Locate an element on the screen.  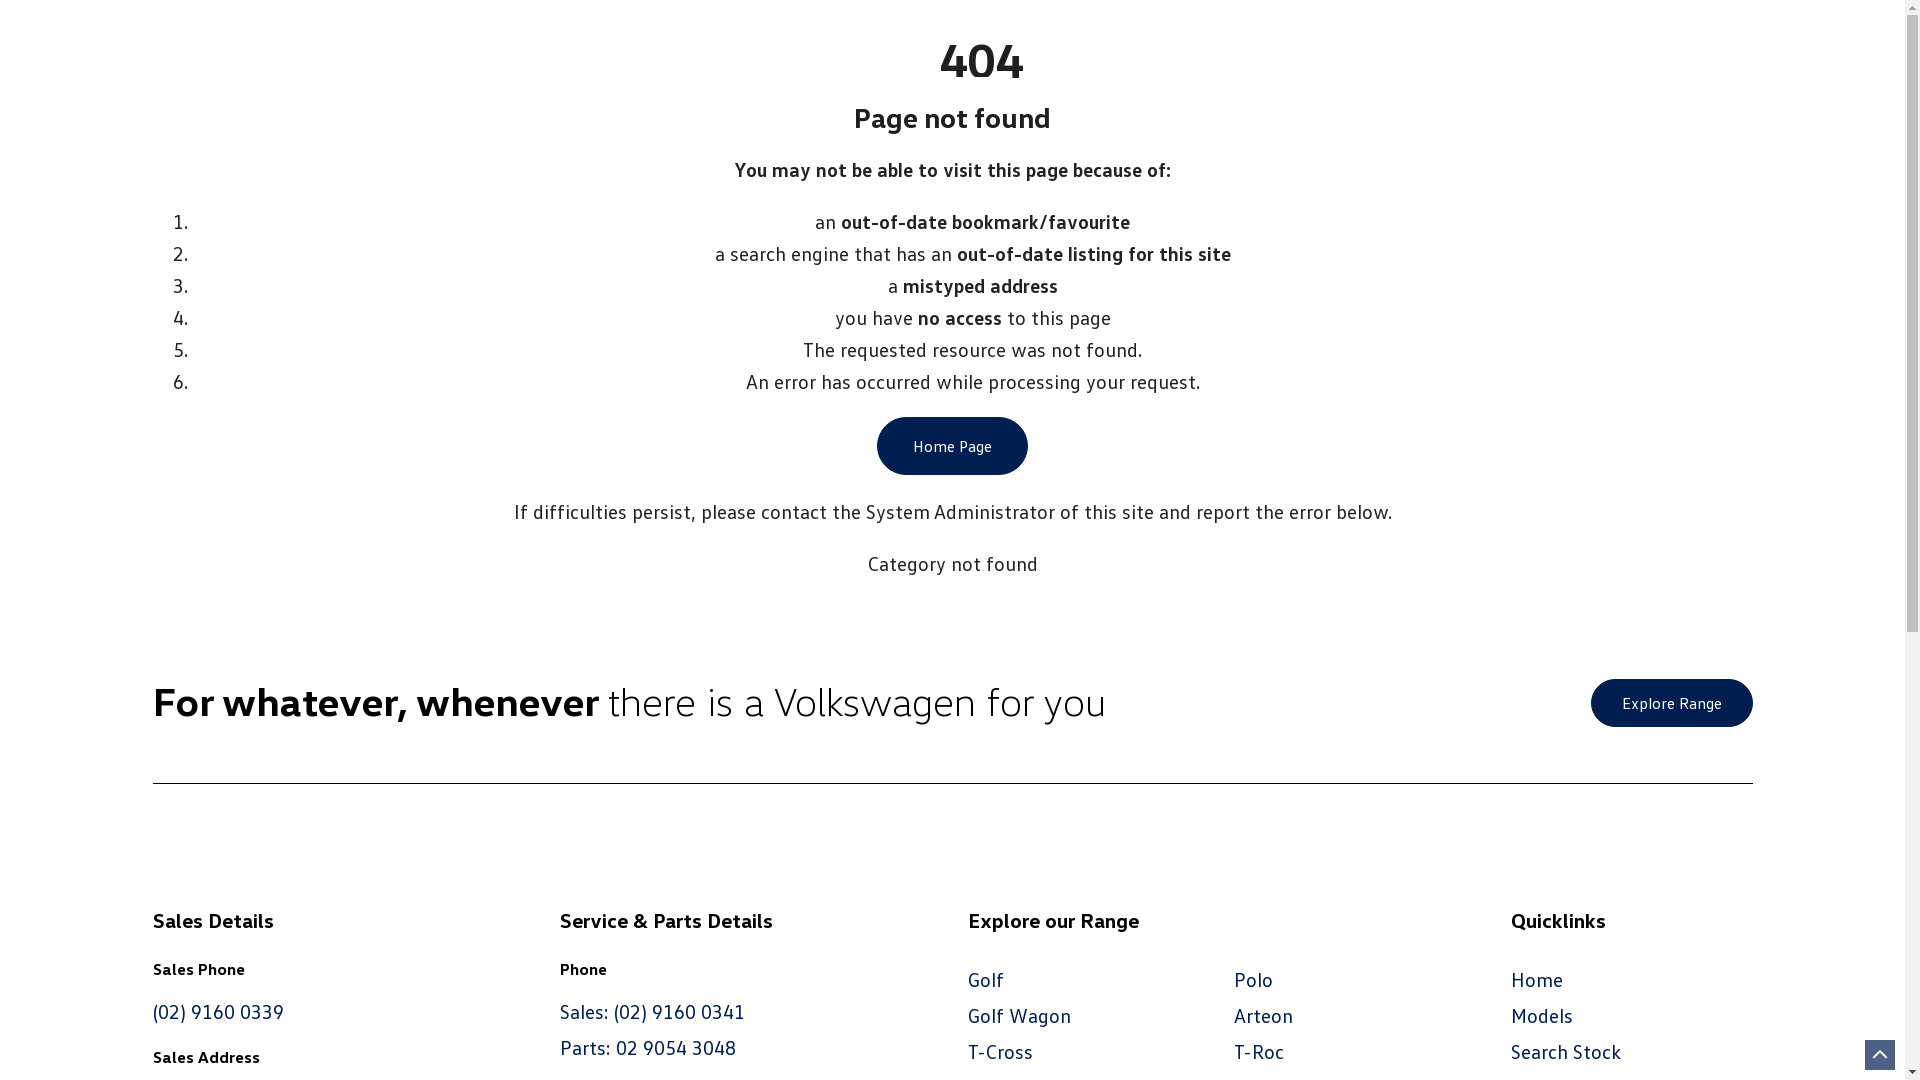
'Golf' is located at coordinates (985, 978).